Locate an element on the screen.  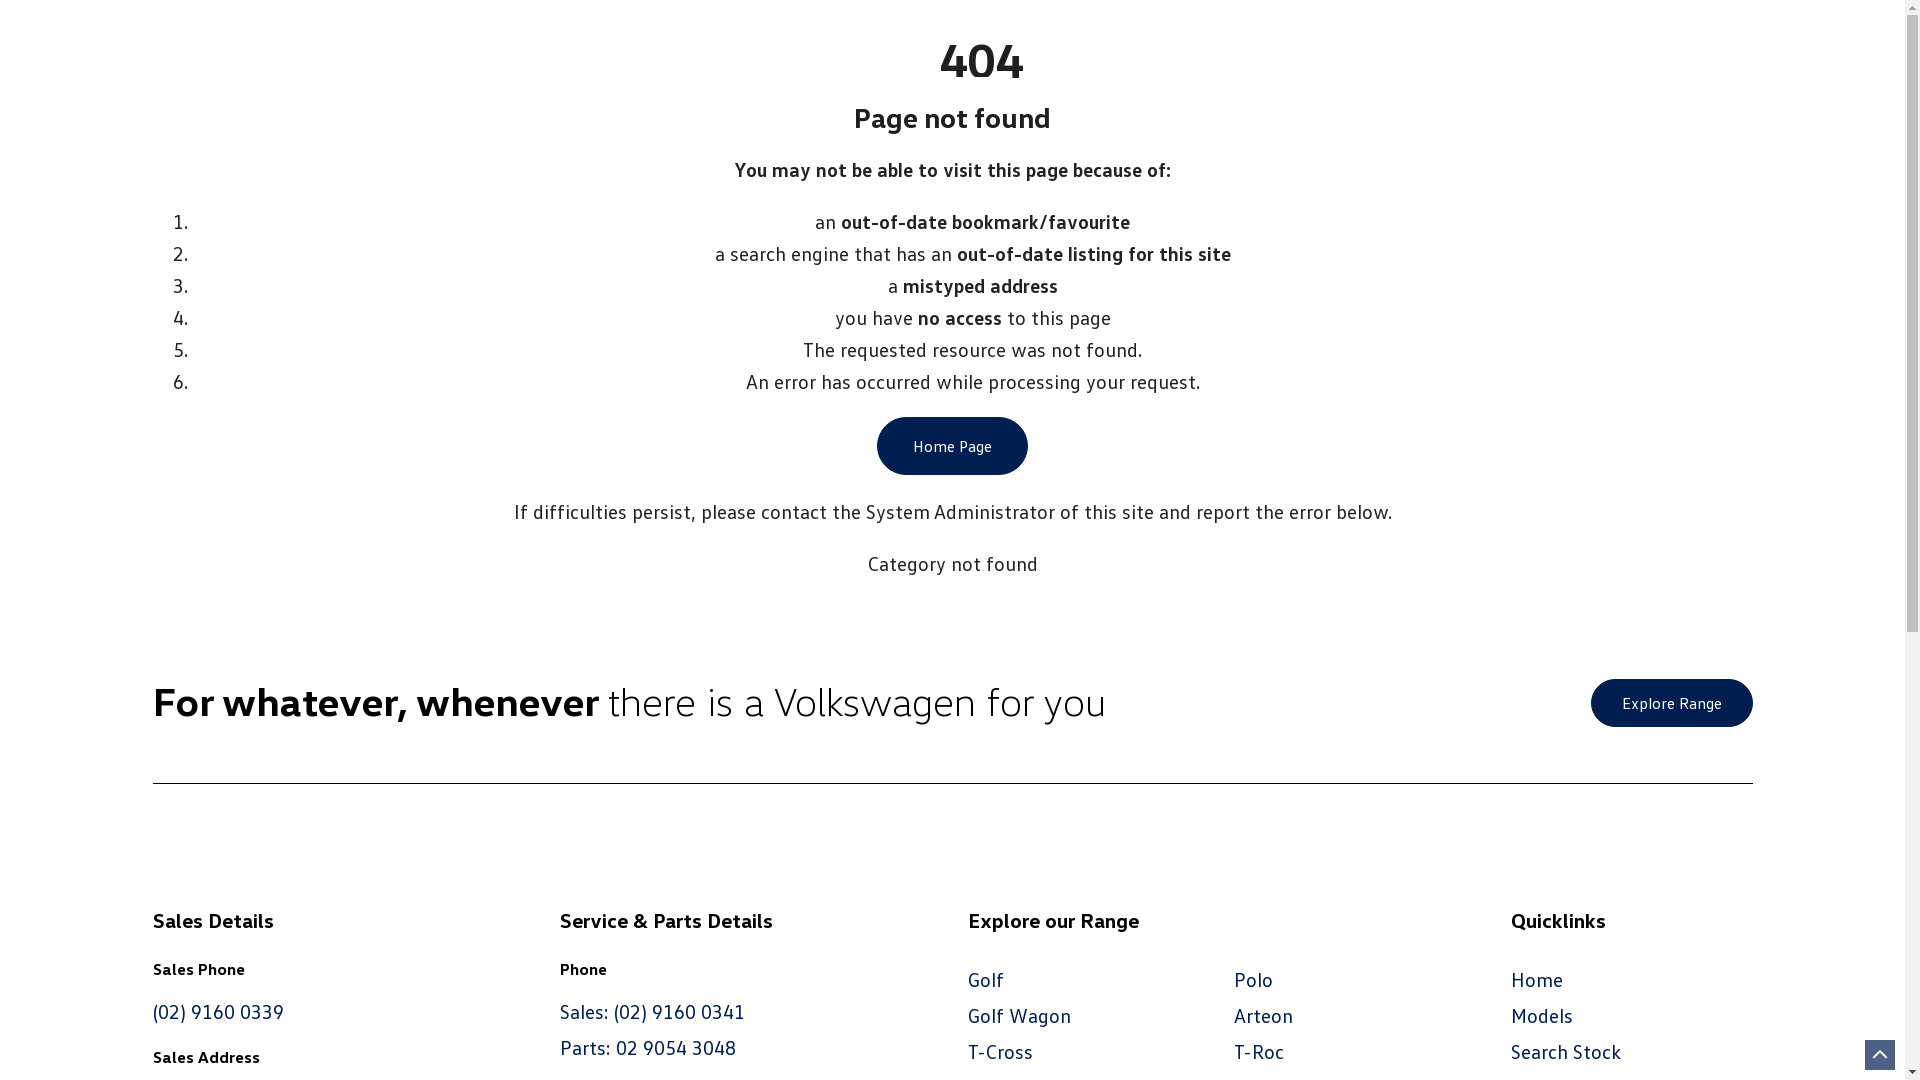
'Golf' is located at coordinates (985, 978).